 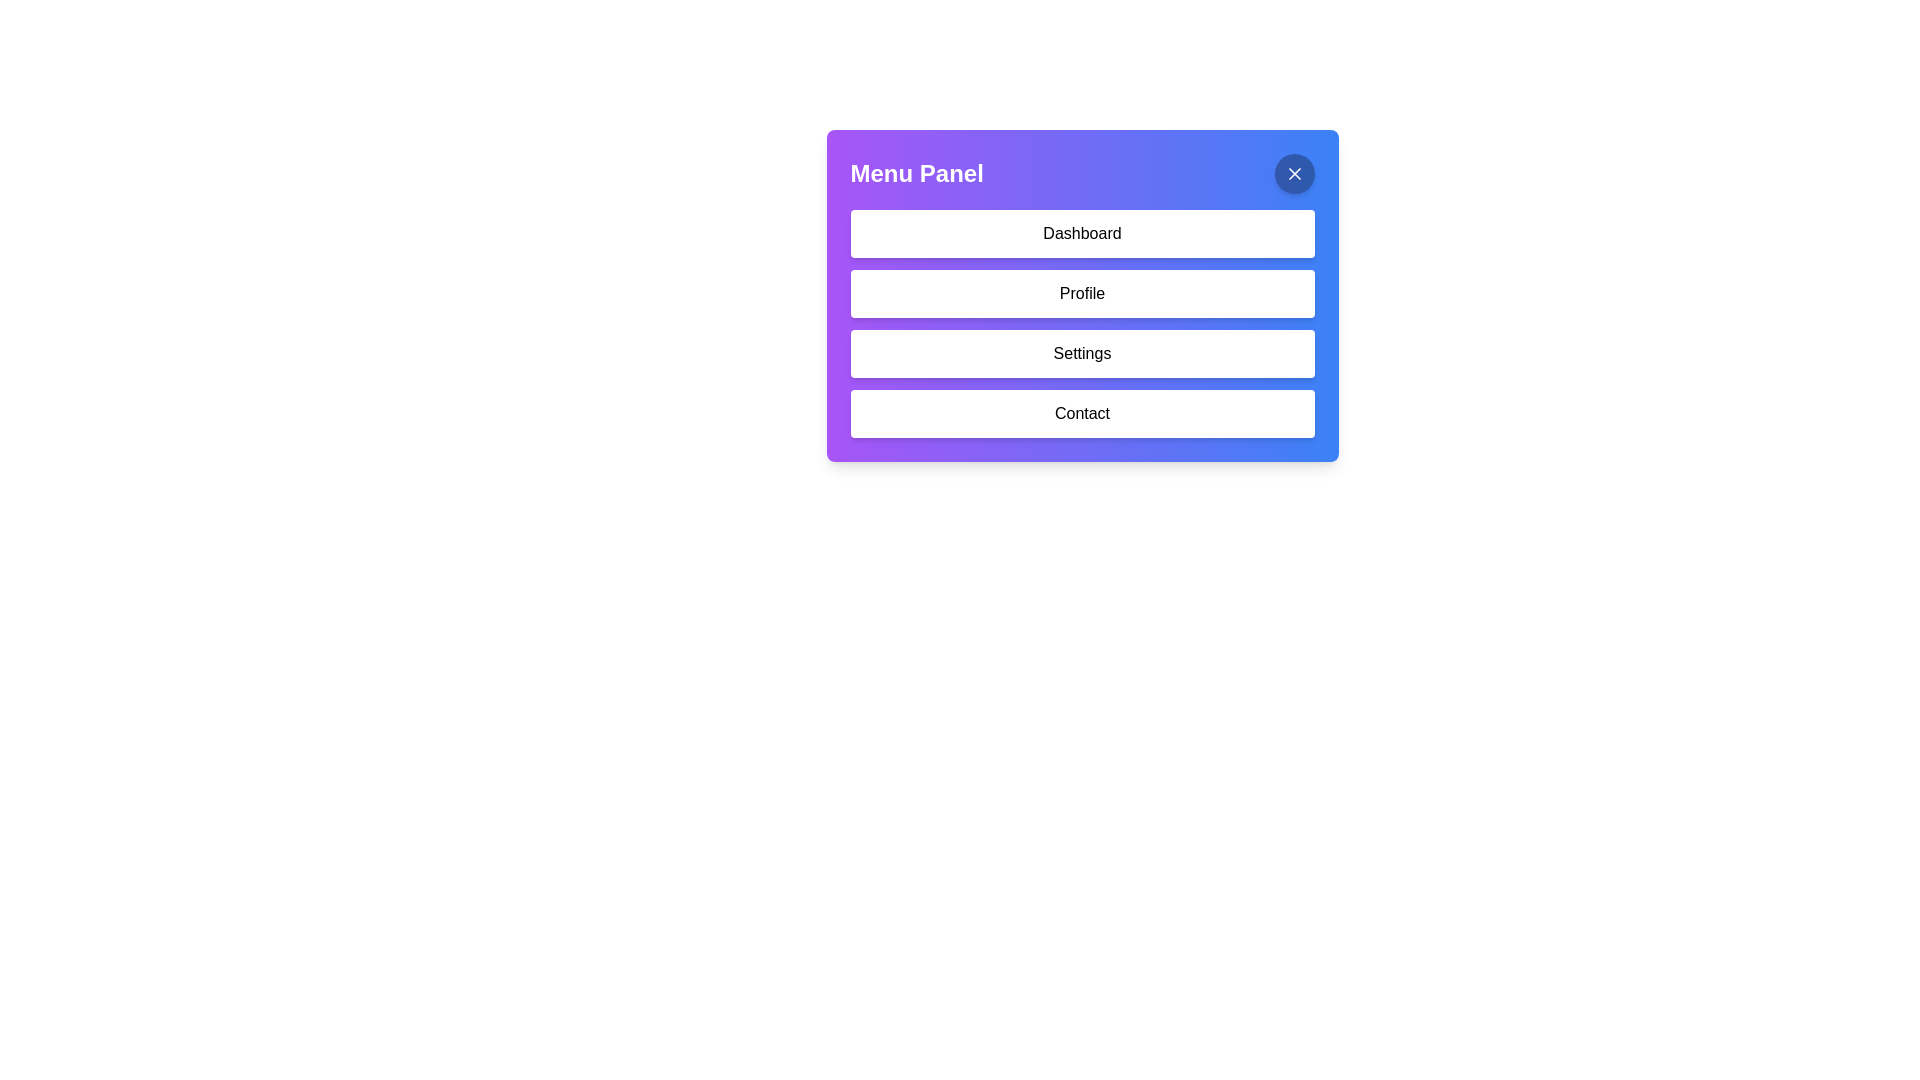 I want to click on the 'Contact' button, which is a white rectangular button with rounded corners located at the bottom of the button group in the 'Menu Panel', so click(x=1081, y=412).